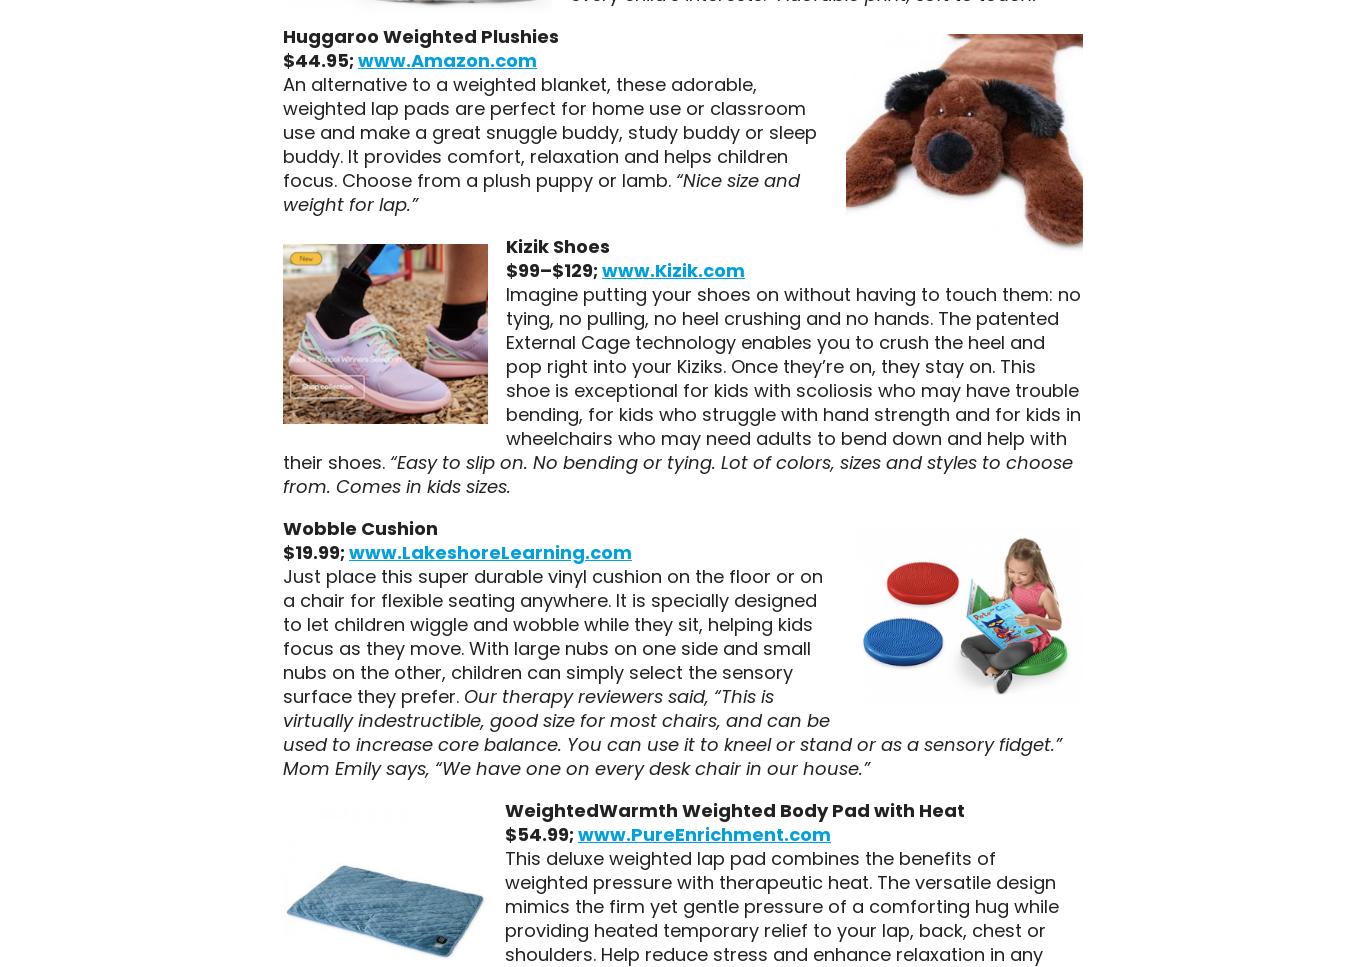  I want to click on 'Imagine putting your shoes on without having to touch them: no tying, no pulling, no heel crushing and no hands. The patented External Cage technology enables you to crush the heel and pop right into your Kiziks. Once they’re on, they stay on. This shoe is exceptional for kids with scoliosis who may have trouble bending, for kids who struggle with hand strength and for kids in wheelchairs who may need adults to bend down and help with their shoes.', so click(679, 377).